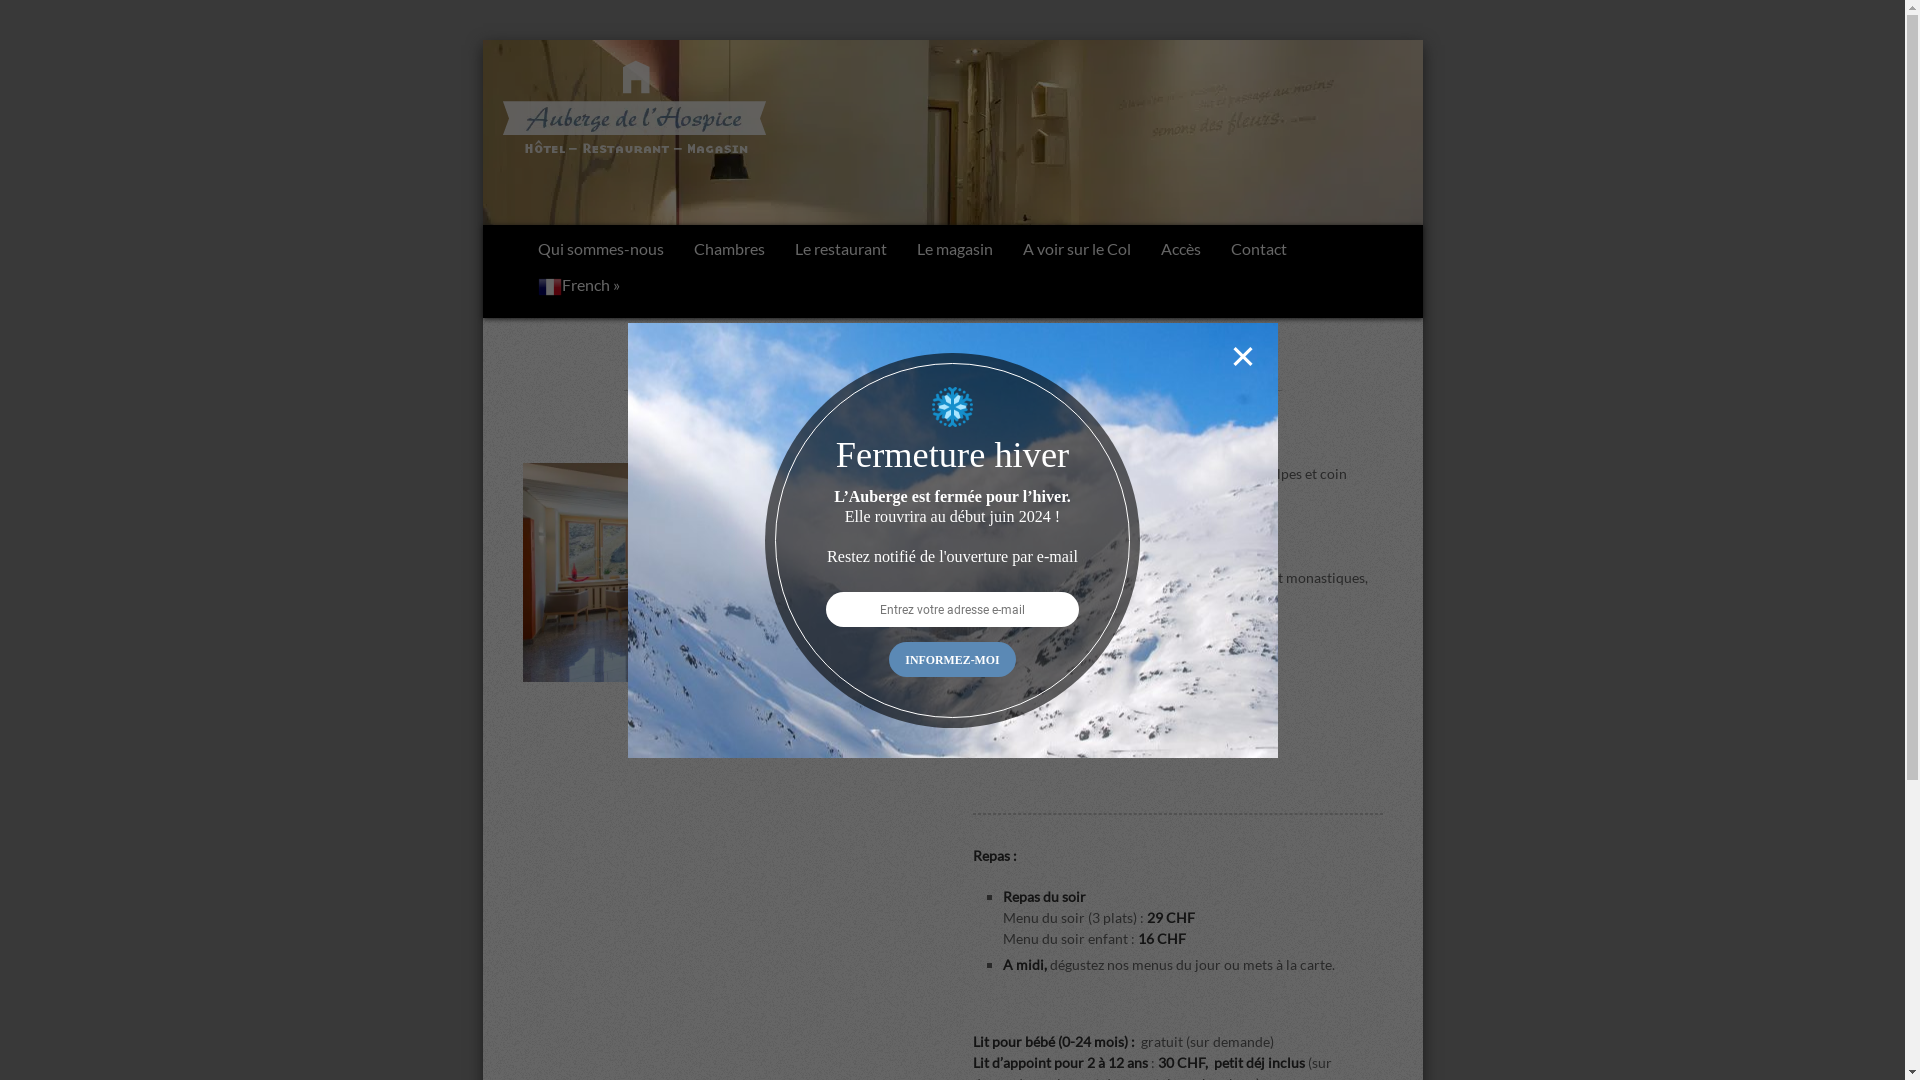  I want to click on 'Chambres', so click(727, 249).